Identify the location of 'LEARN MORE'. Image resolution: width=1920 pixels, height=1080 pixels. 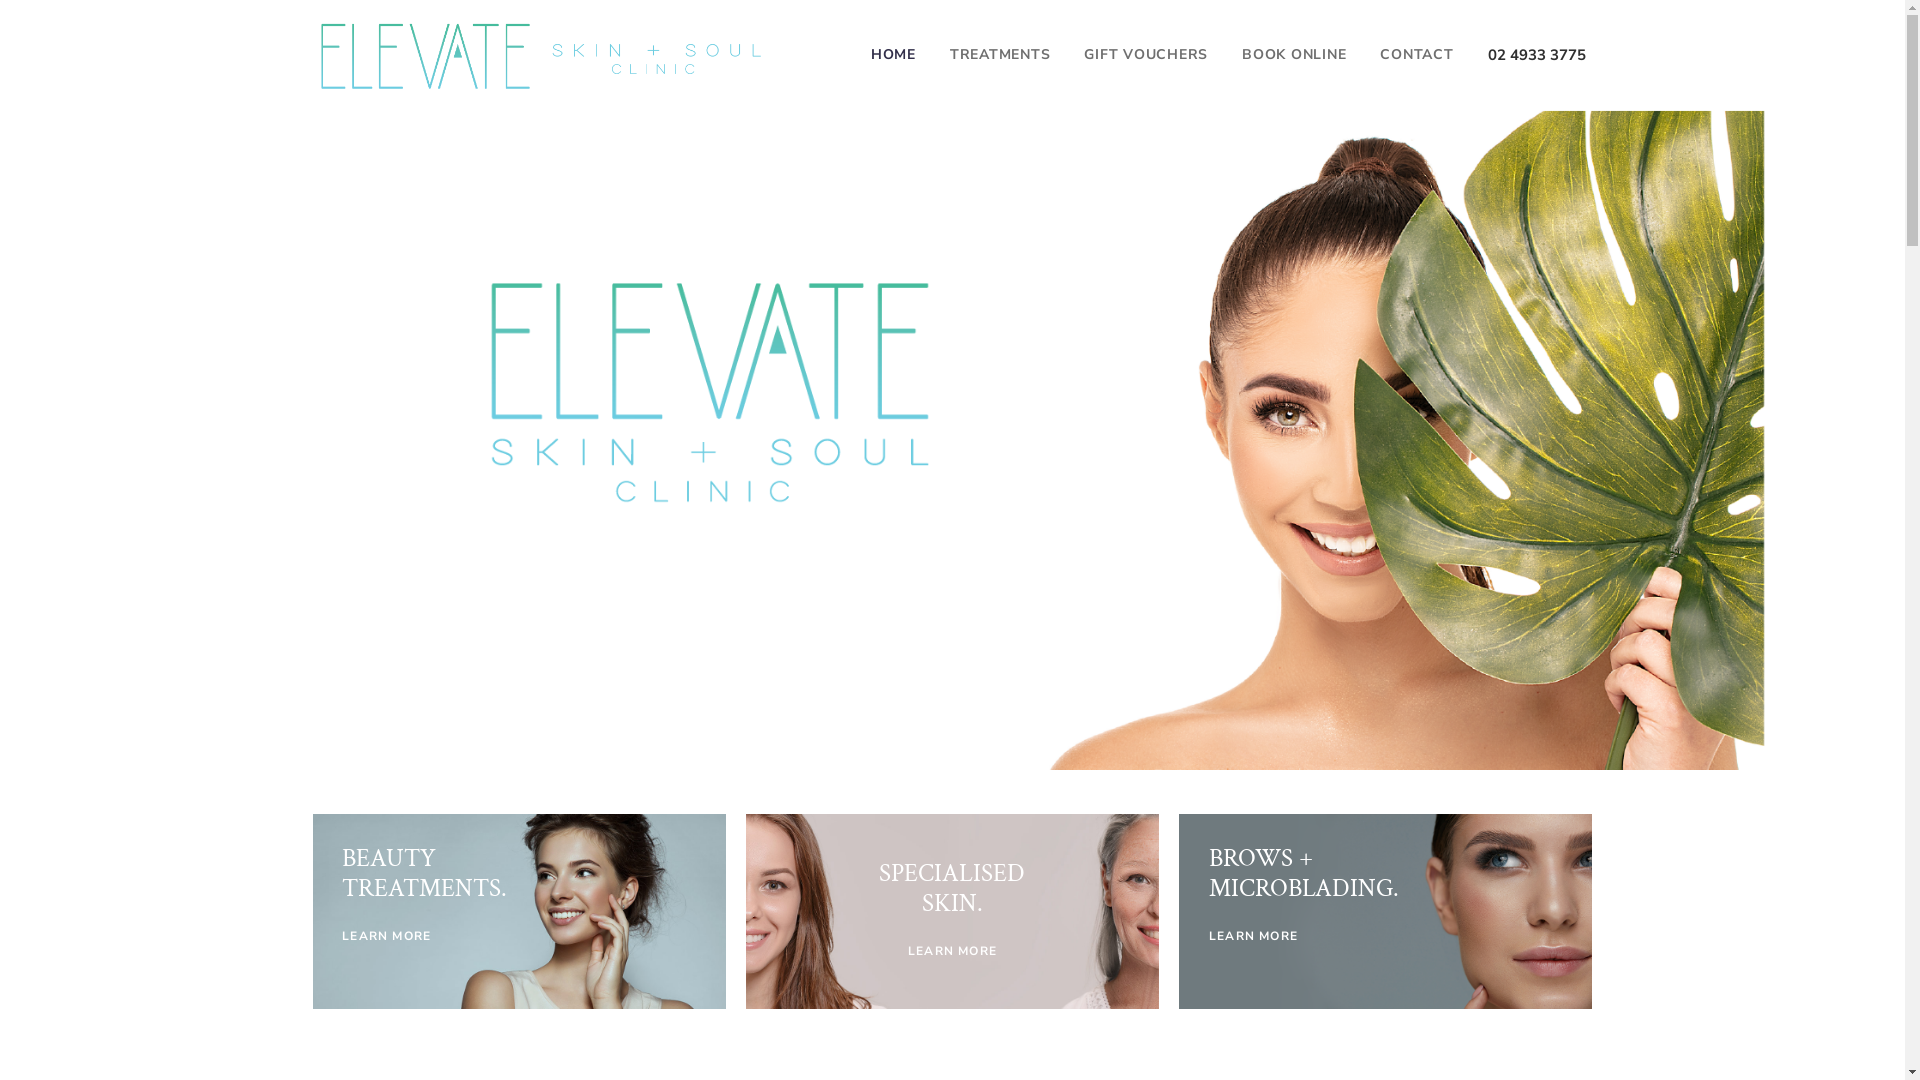
(951, 950).